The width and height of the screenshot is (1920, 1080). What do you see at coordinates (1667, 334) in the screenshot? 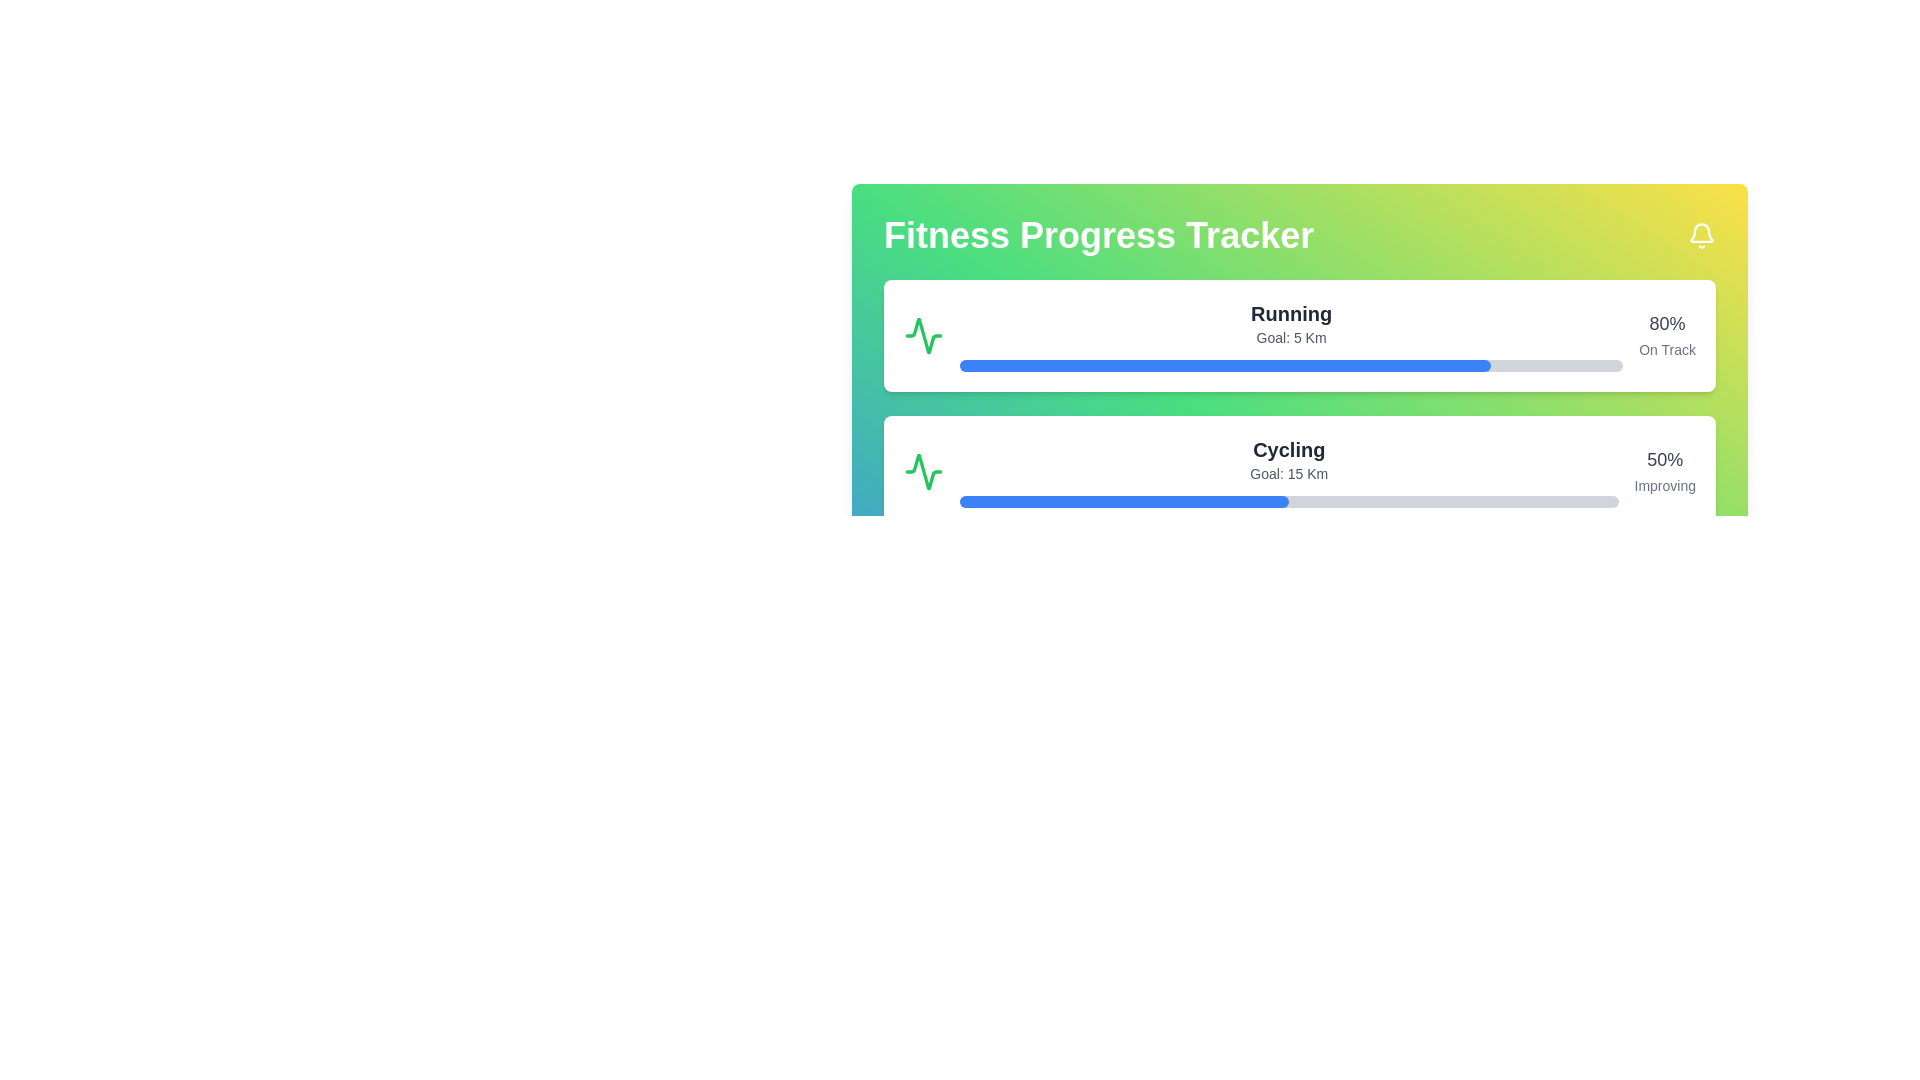
I see `the informative text display element showing '80%' and 'On Track', located on the far right side of the progress tracker for a 'Running' goal` at bounding box center [1667, 334].